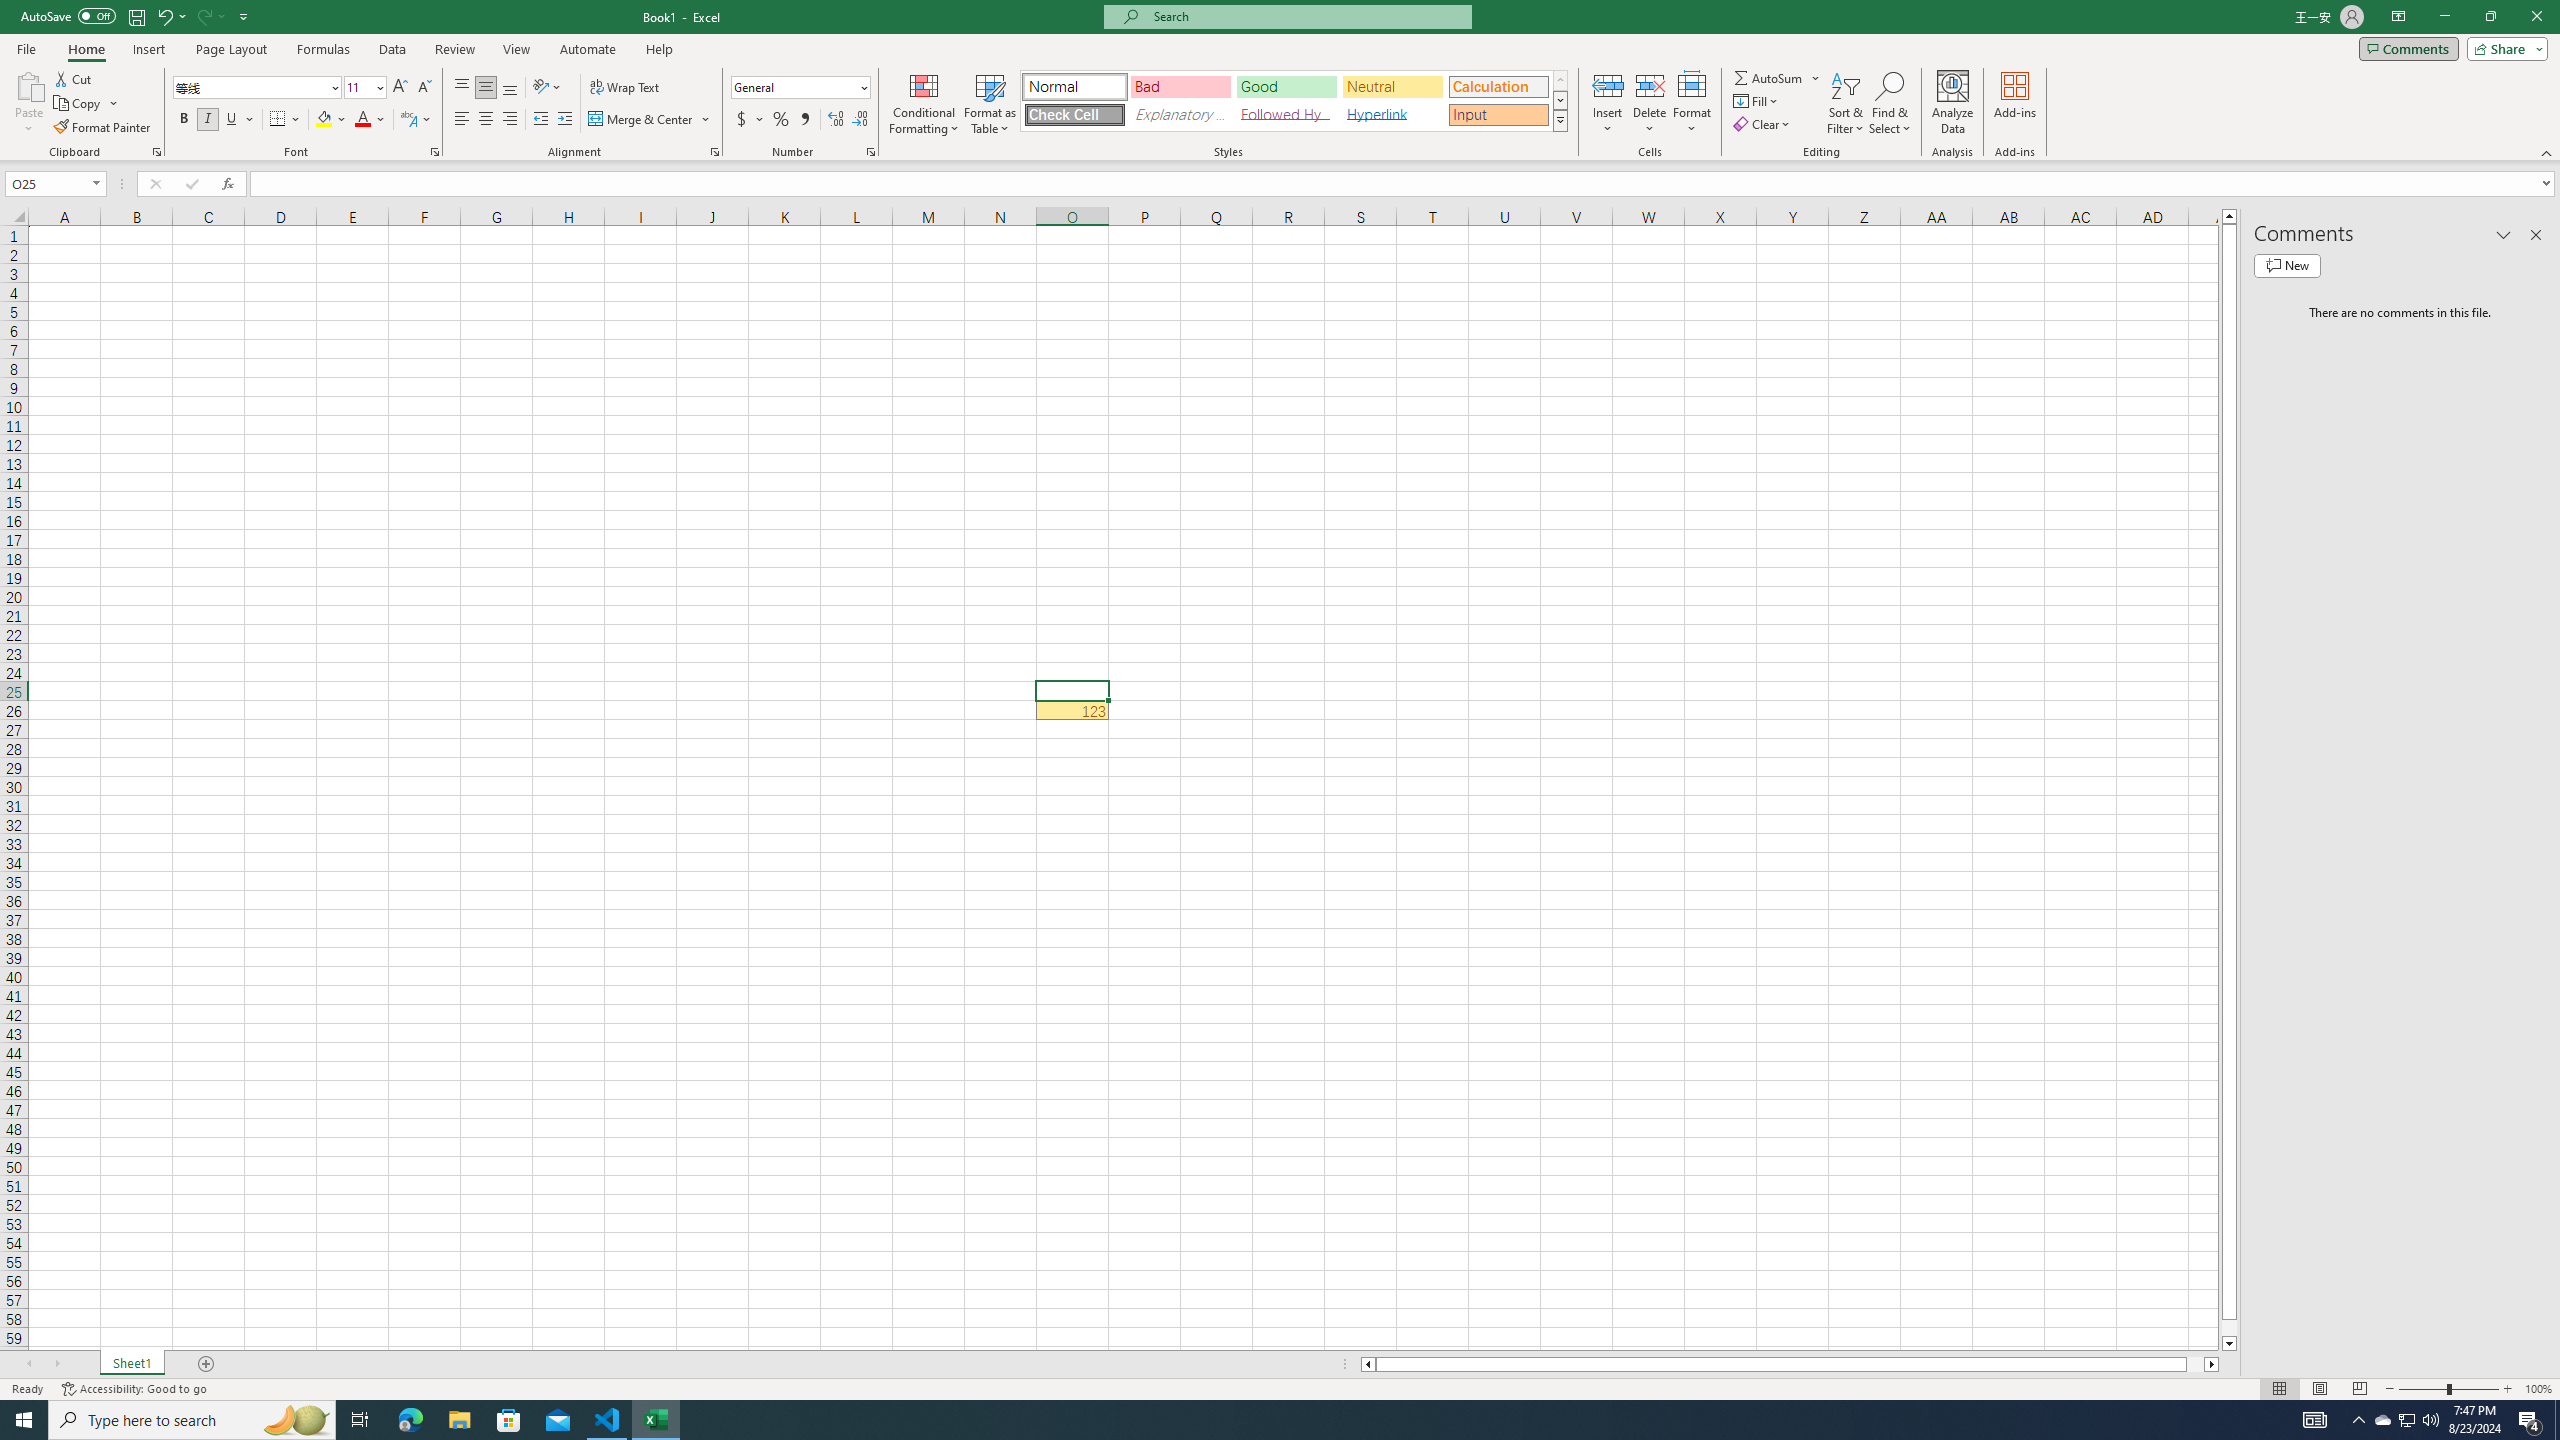 The width and height of the screenshot is (2560, 1440). What do you see at coordinates (1560, 99) in the screenshot?
I see `'Row Down'` at bounding box center [1560, 99].